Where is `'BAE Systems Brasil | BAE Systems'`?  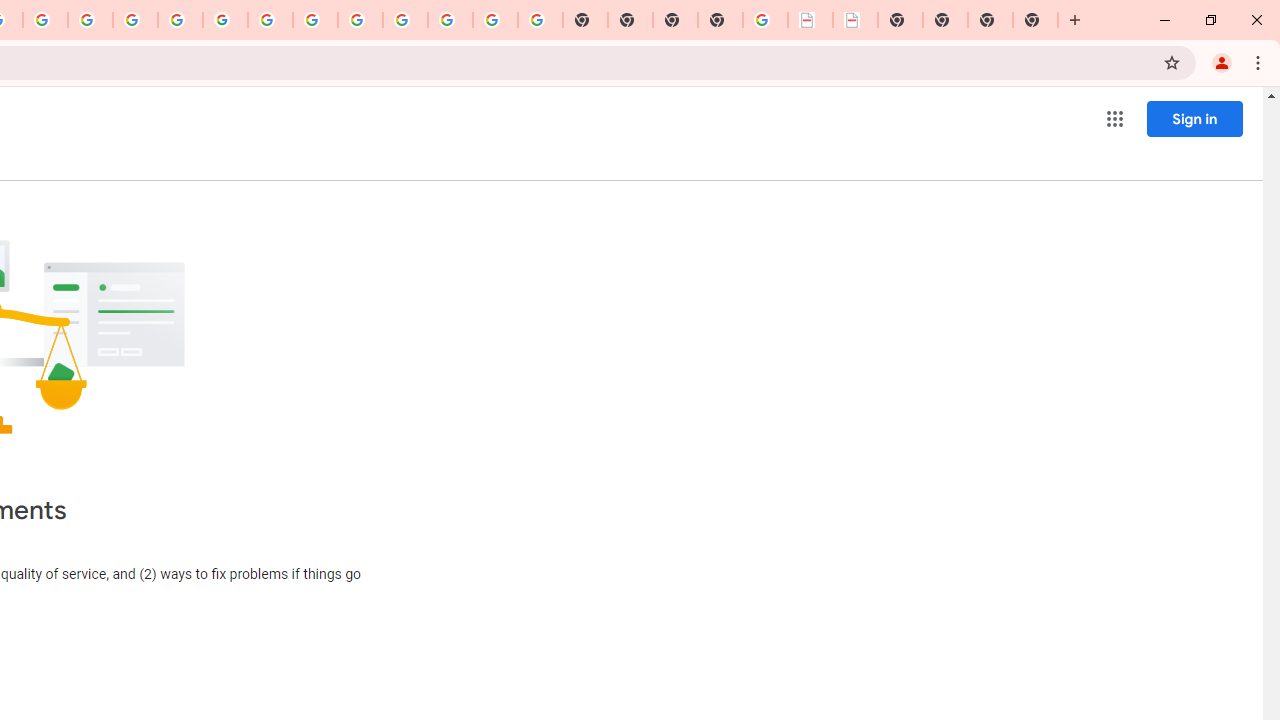 'BAE Systems Brasil | BAE Systems' is located at coordinates (855, 20).